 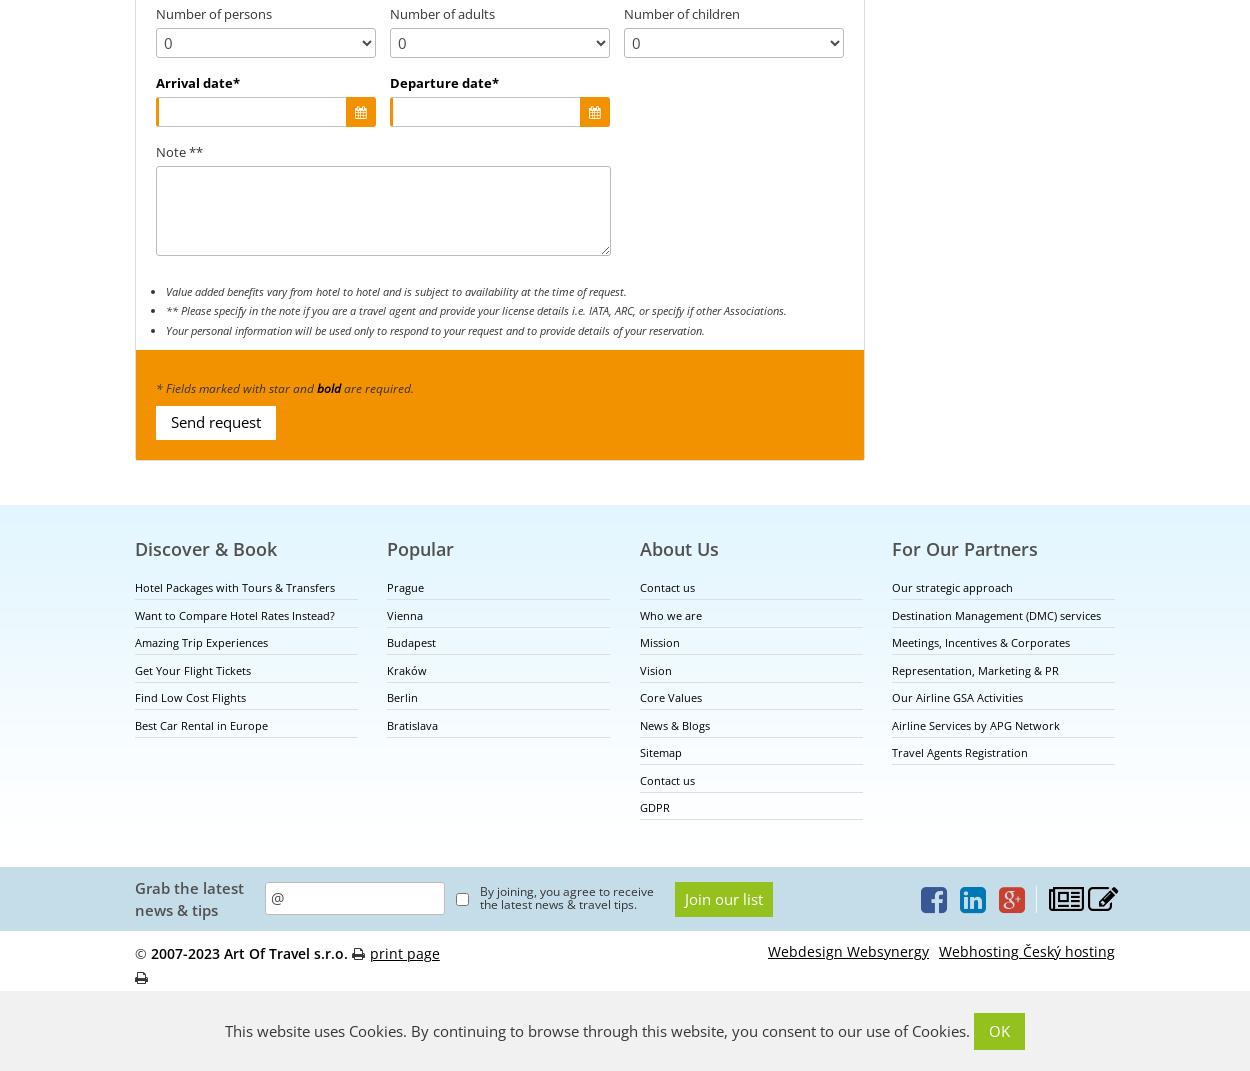 What do you see at coordinates (435, 328) in the screenshot?
I see `'Your personal information will be used only to respond to your request and to provide details of your reservation.'` at bounding box center [435, 328].